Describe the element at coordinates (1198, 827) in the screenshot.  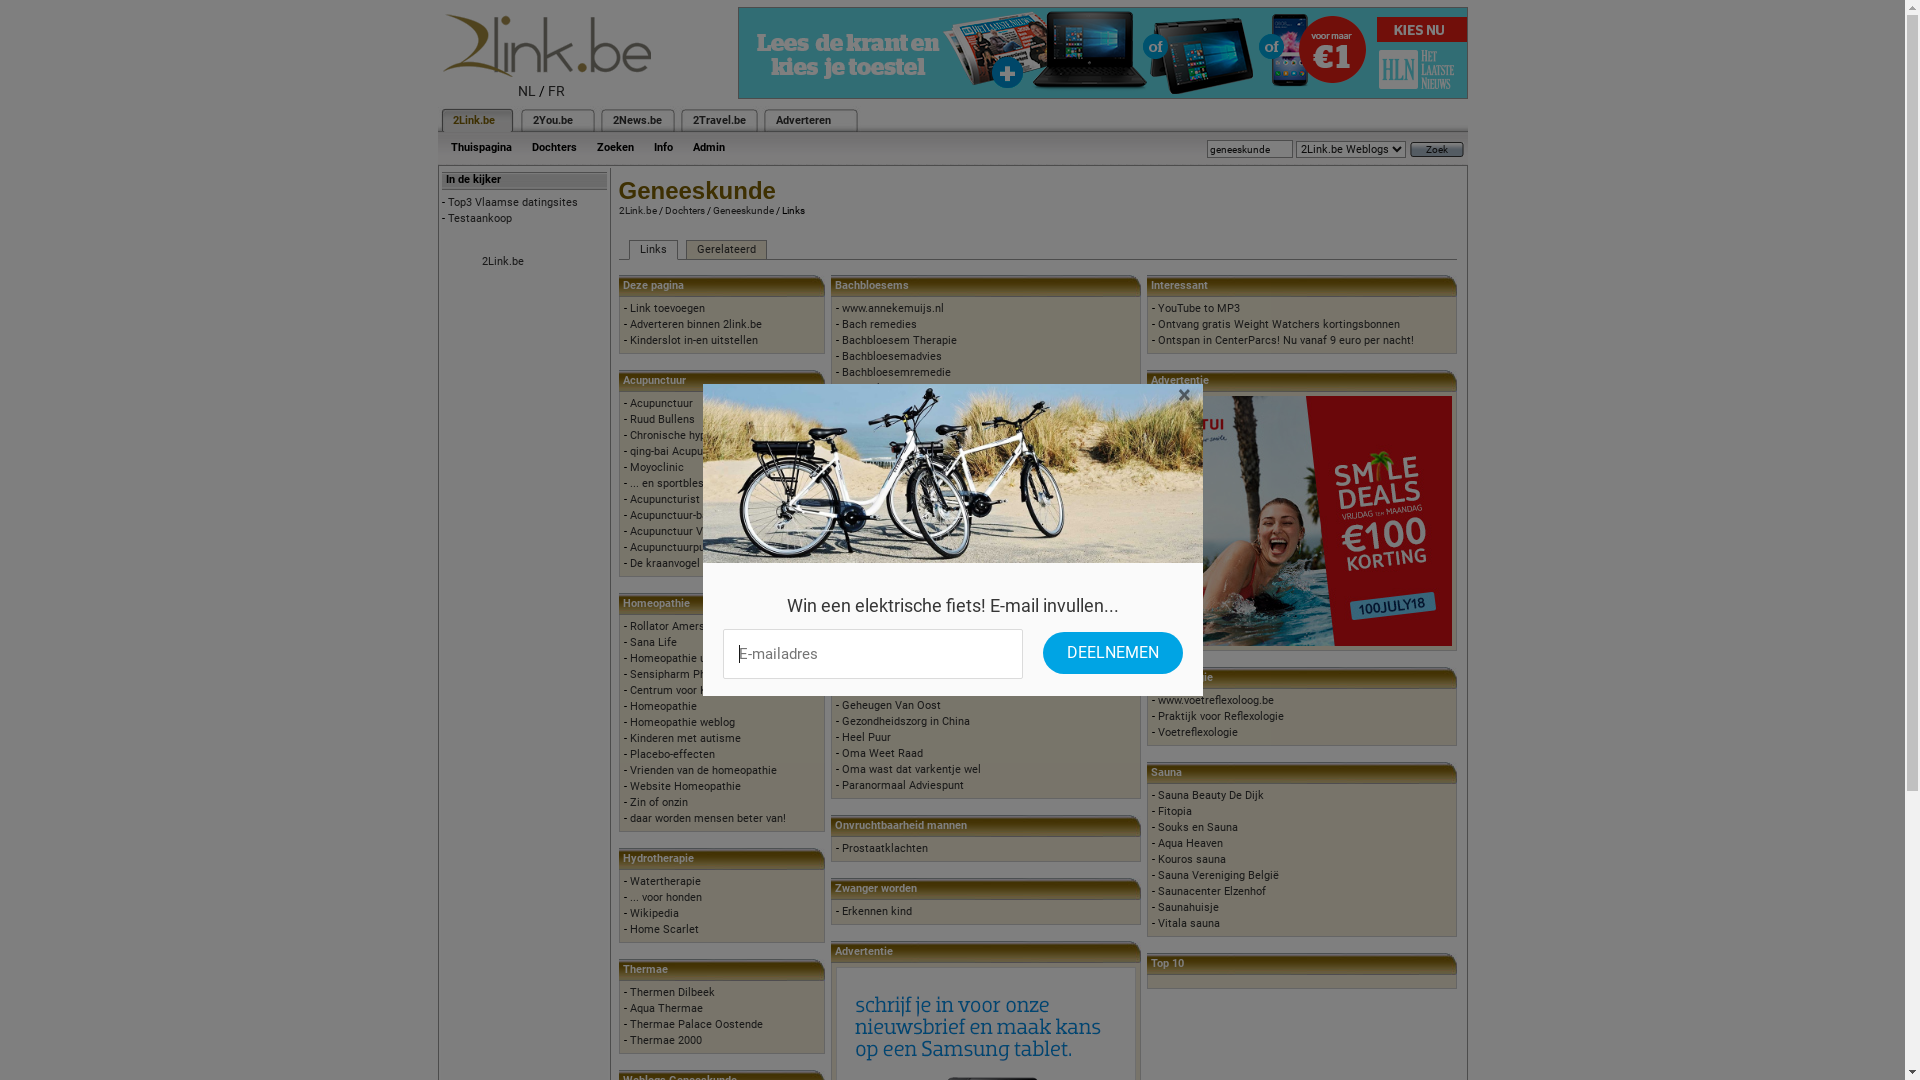
I see `'Souks en Sauna'` at that location.